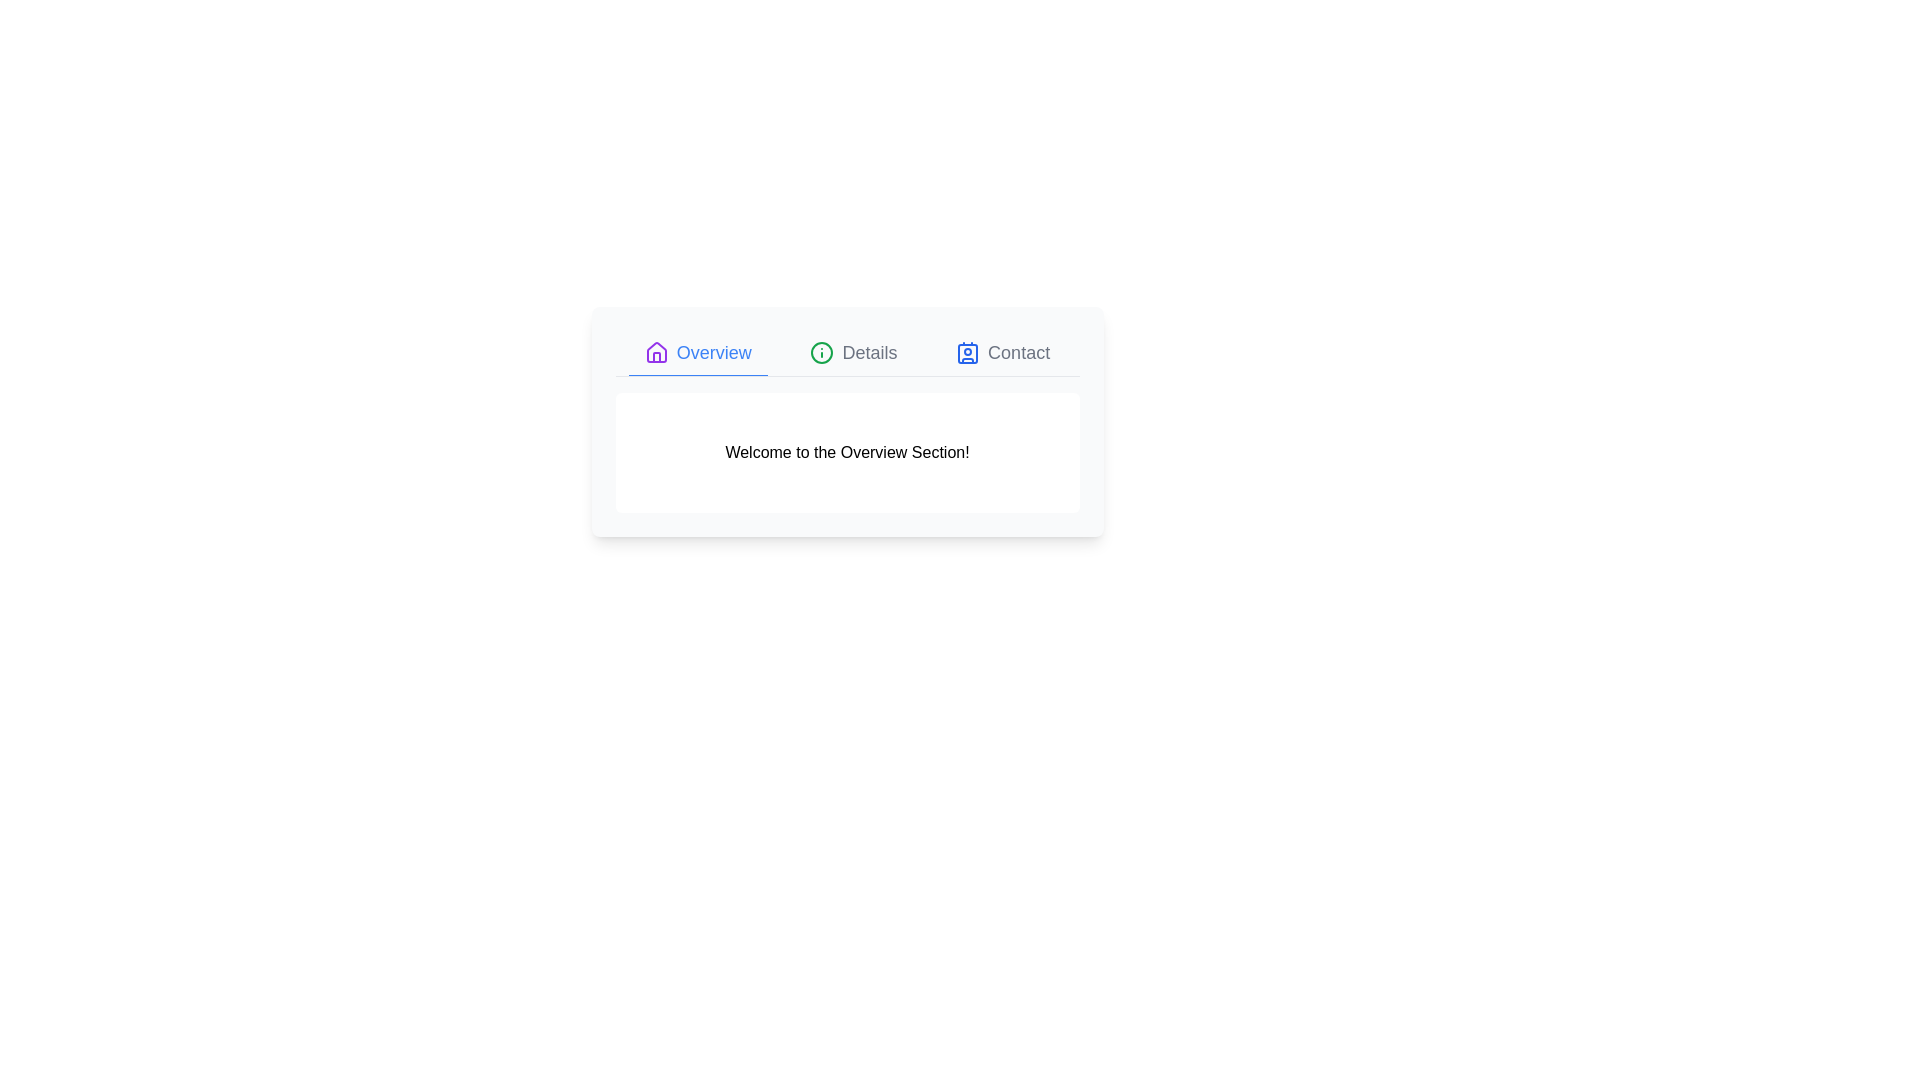  I want to click on the Overview tab to switch to its content, so click(697, 353).